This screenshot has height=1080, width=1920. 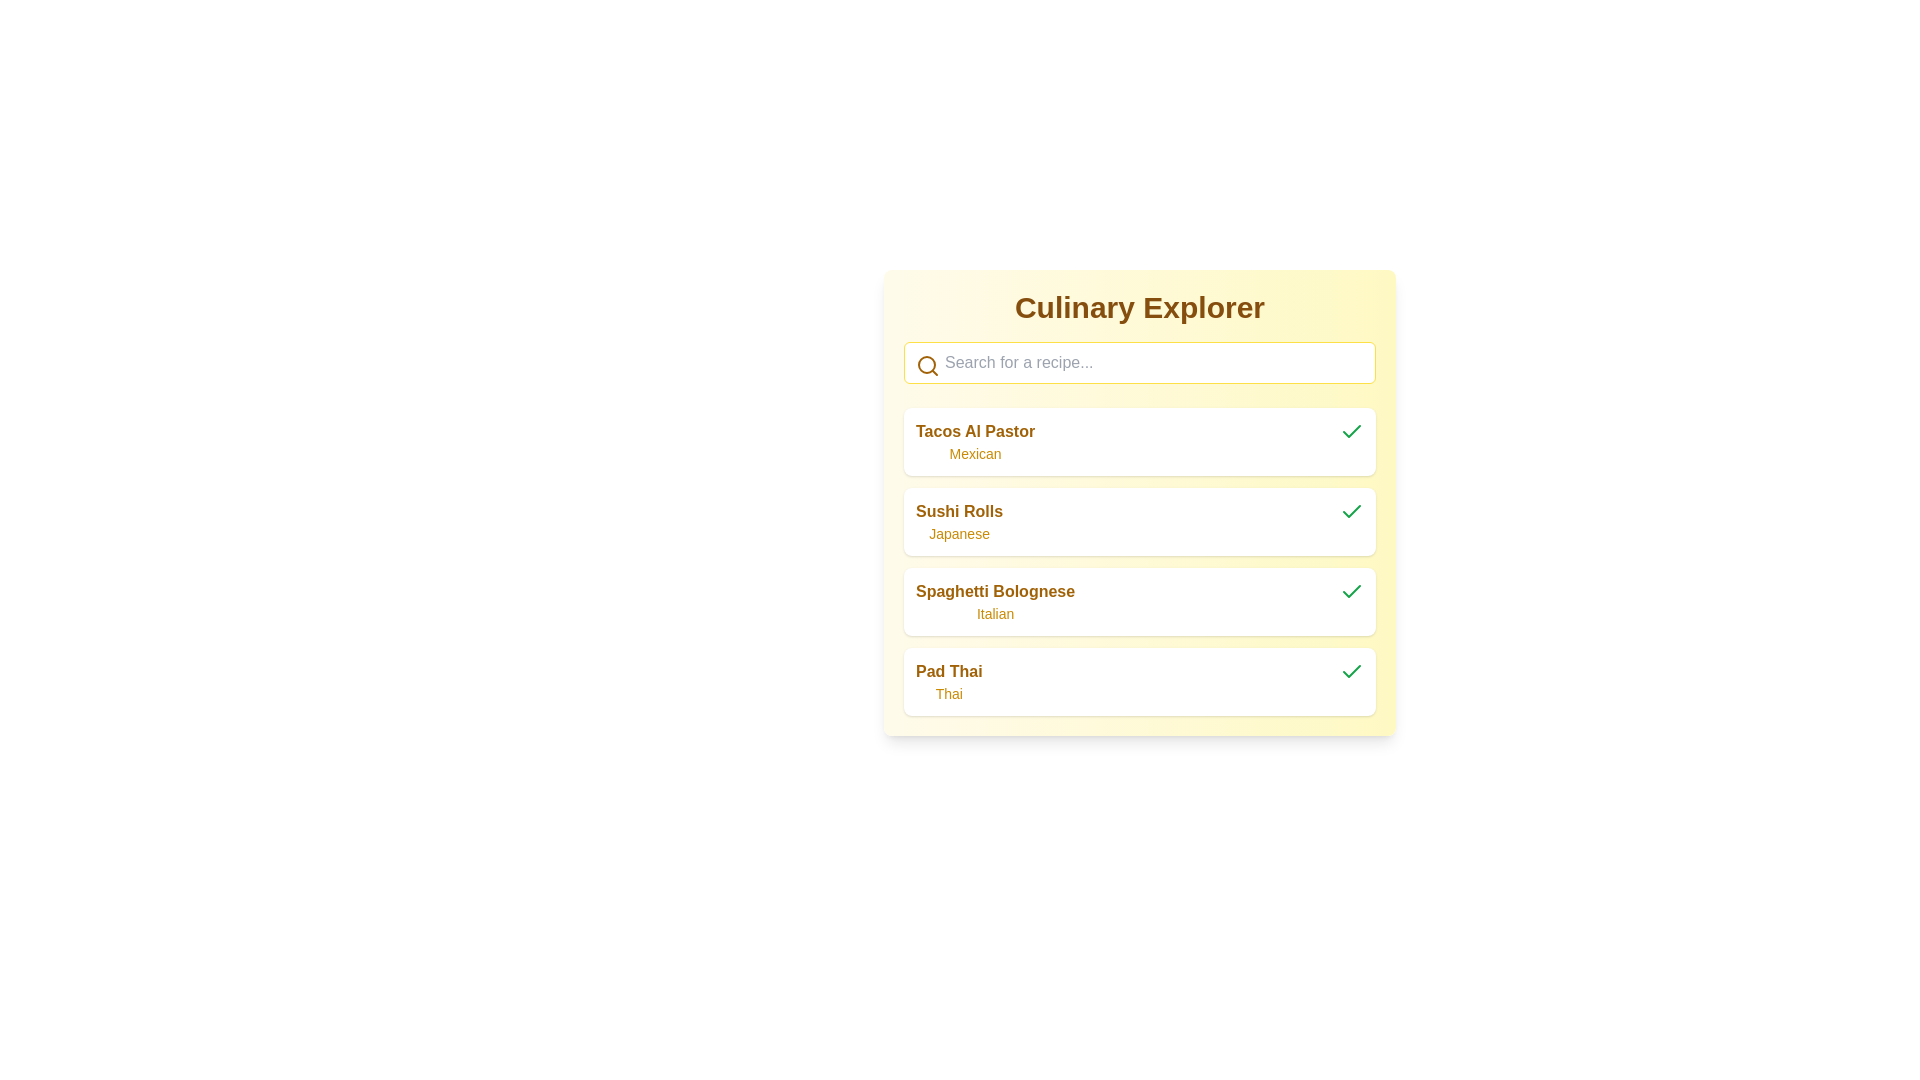 What do you see at coordinates (995, 590) in the screenshot?
I see `on the text label displaying 'Spaghetti Bolognese', which is in bold, yellow-brown font and located above the description 'Italian' in the recipe list` at bounding box center [995, 590].